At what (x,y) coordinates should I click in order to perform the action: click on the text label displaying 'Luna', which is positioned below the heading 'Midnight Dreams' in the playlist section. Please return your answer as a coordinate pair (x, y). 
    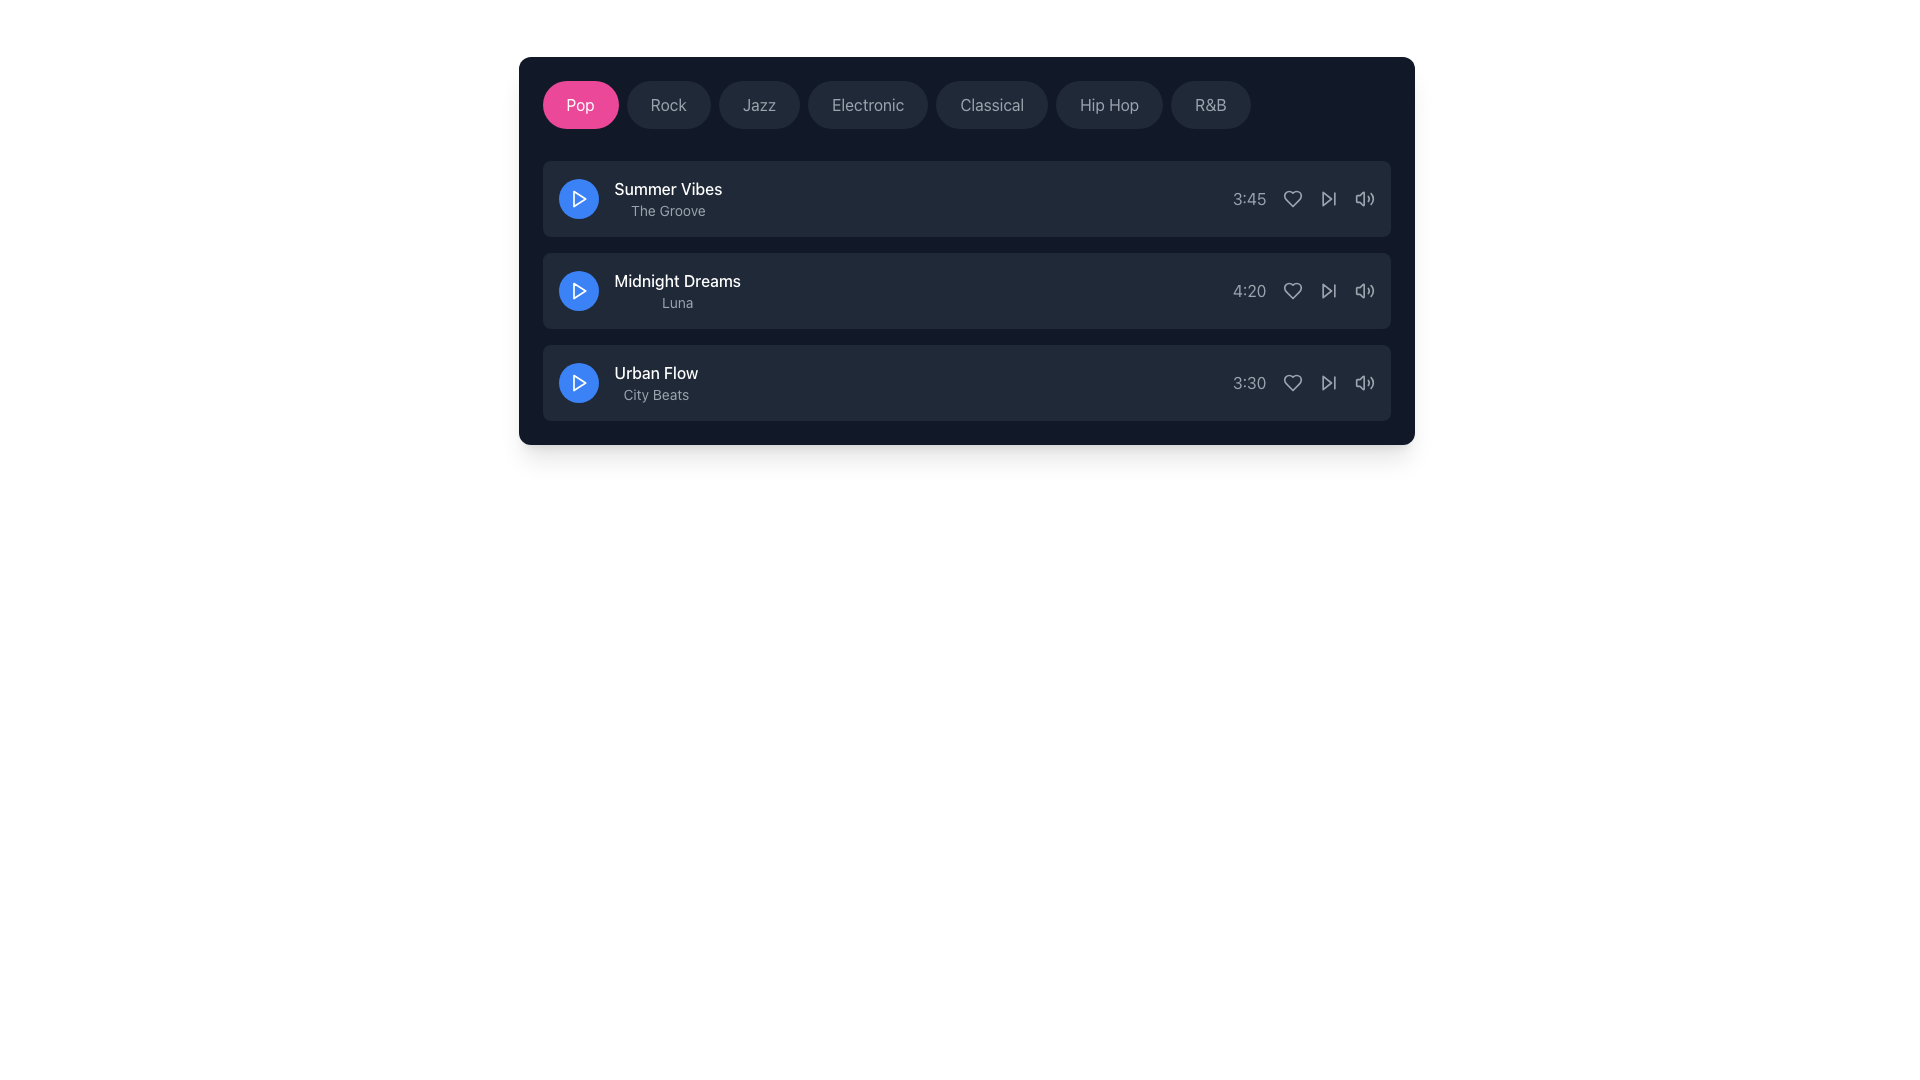
    Looking at the image, I should click on (677, 303).